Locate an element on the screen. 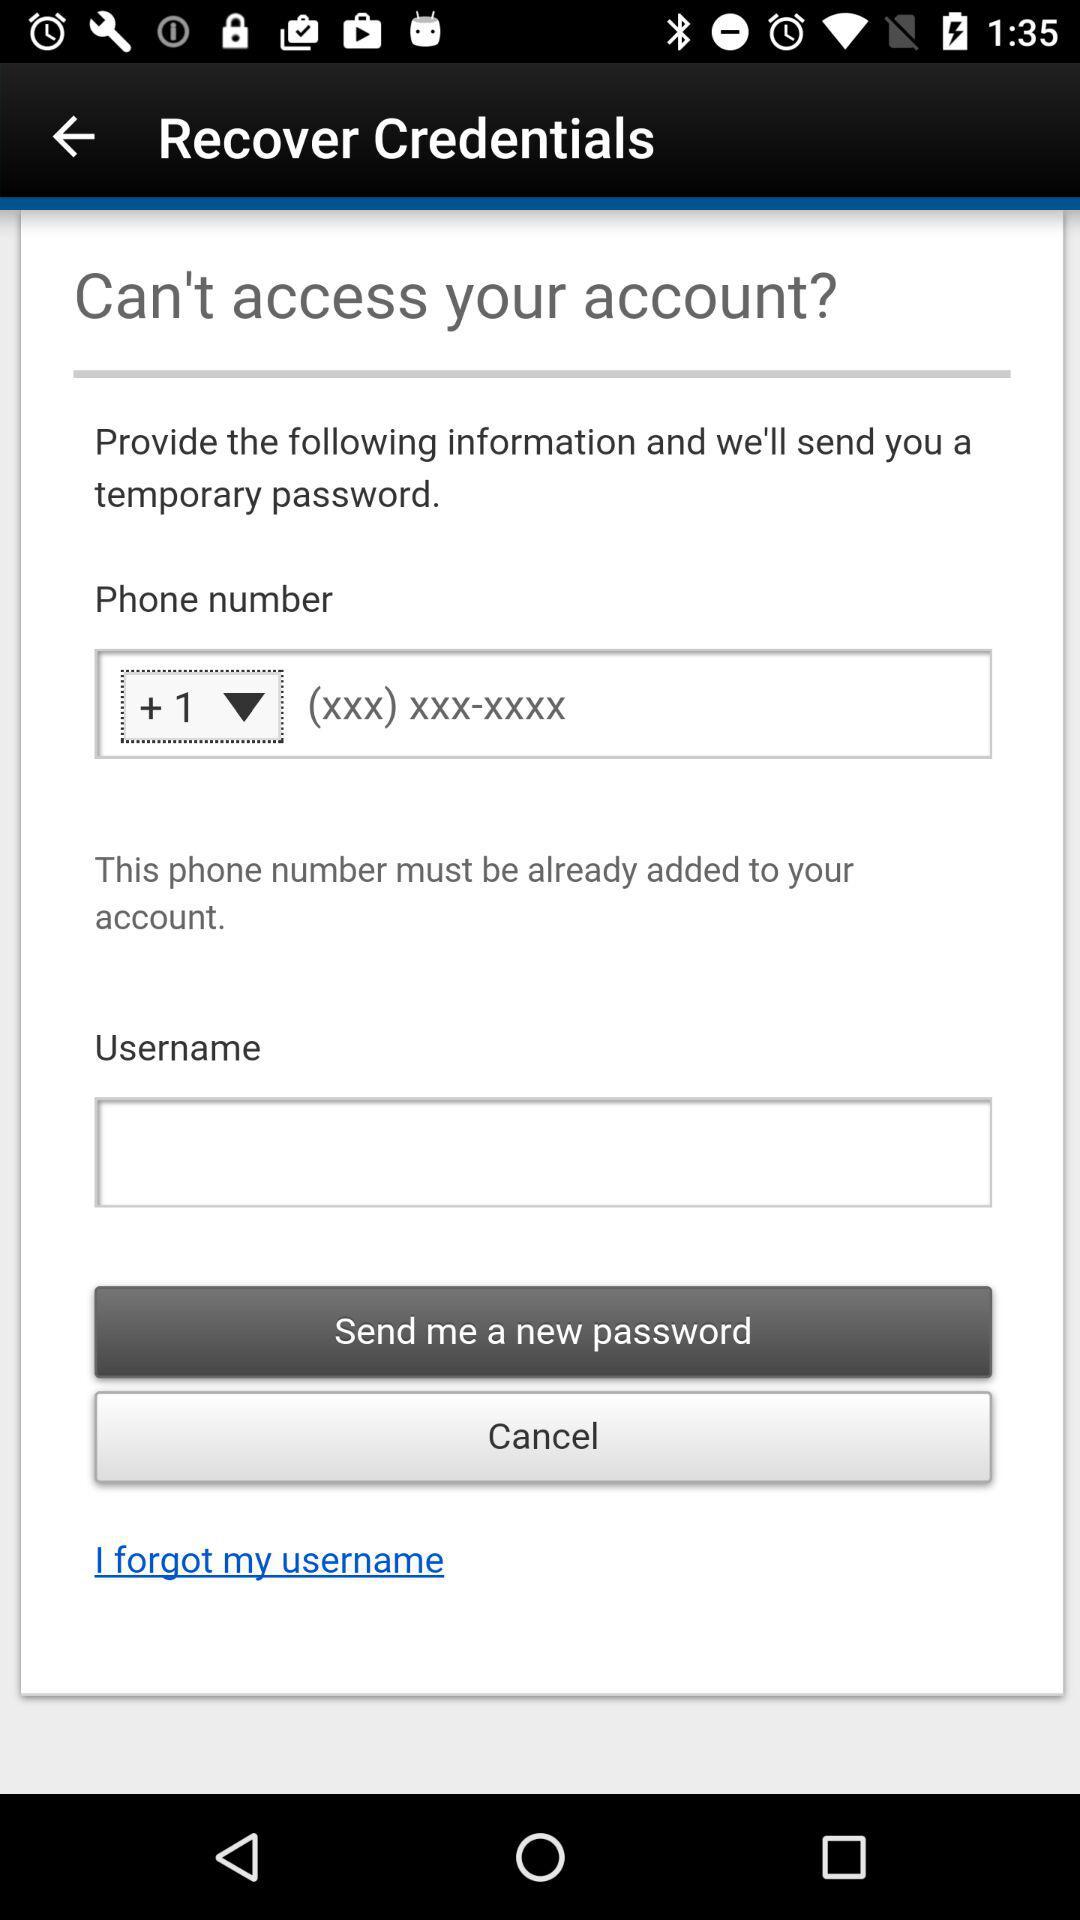 The width and height of the screenshot is (1080, 1920). description is located at coordinates (540, 1002).